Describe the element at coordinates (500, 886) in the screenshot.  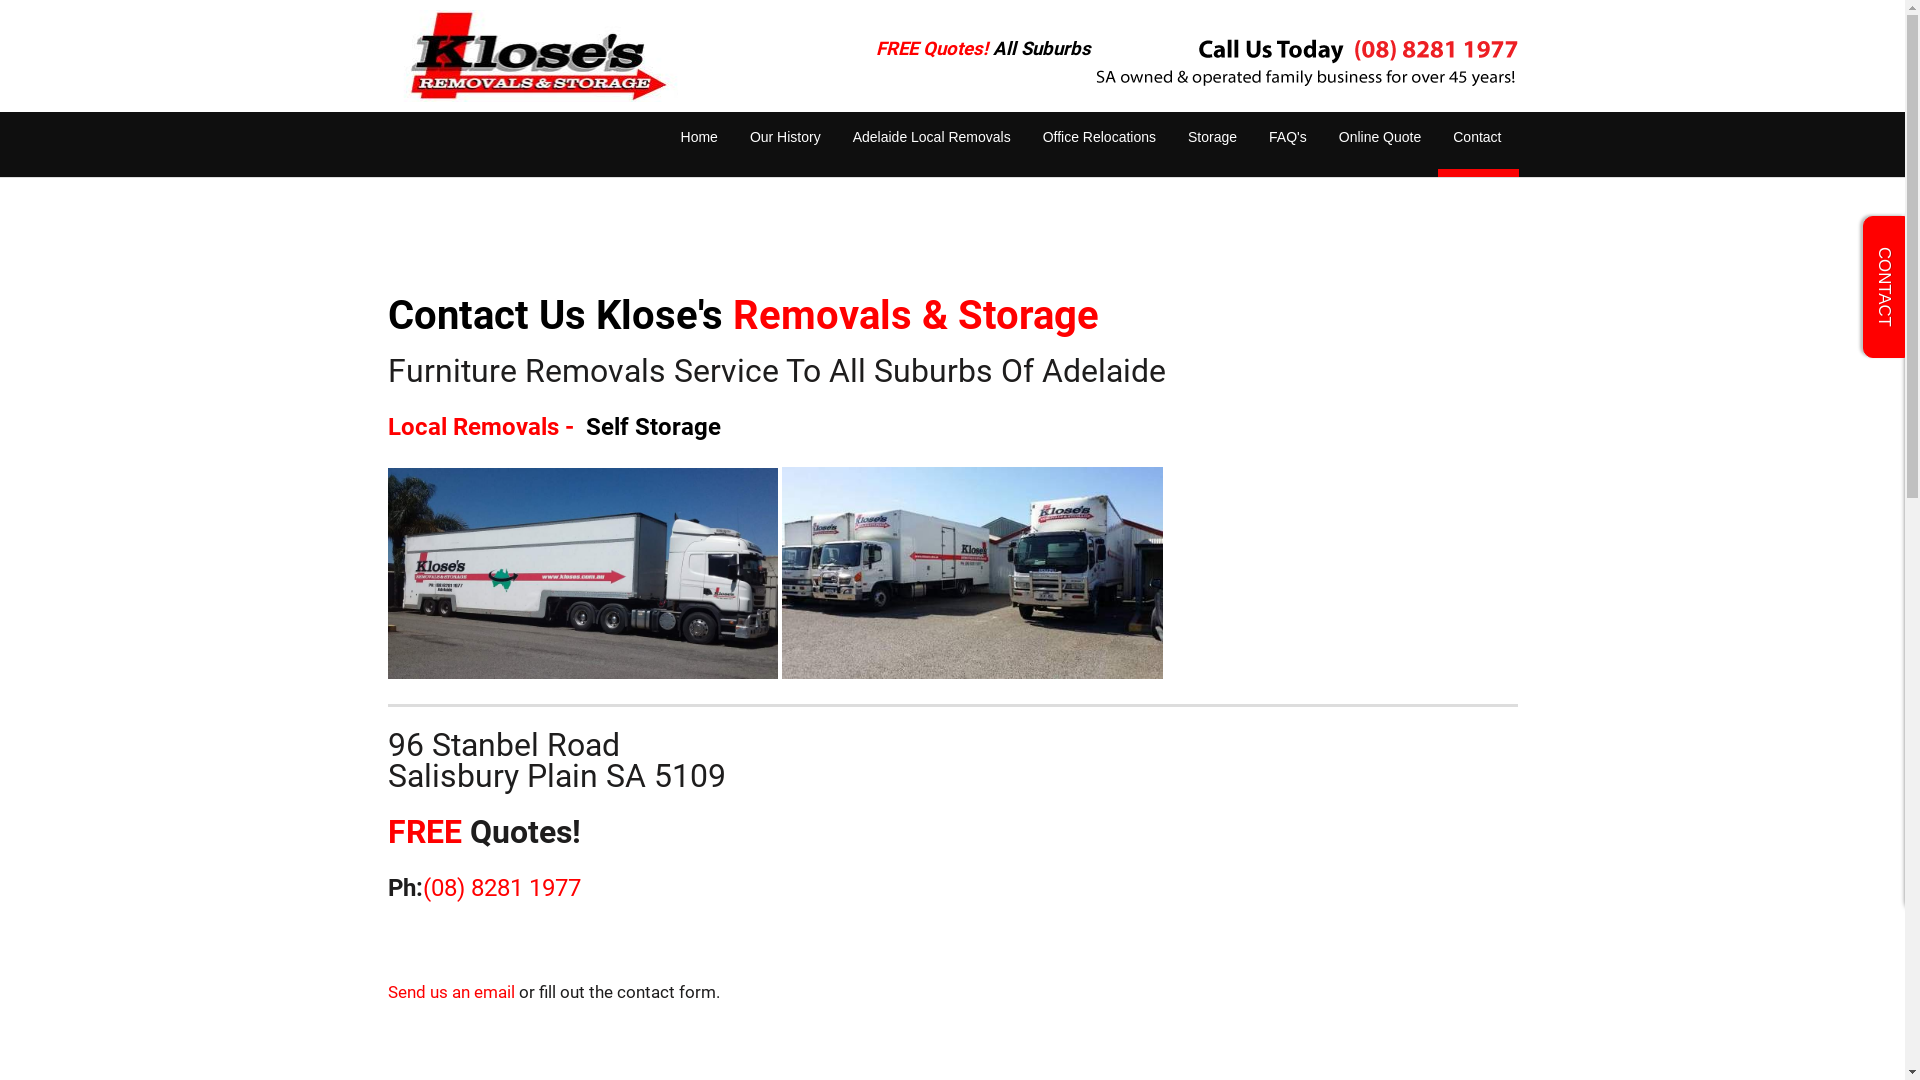
I see `'(08) 8281 1977'` at that location.